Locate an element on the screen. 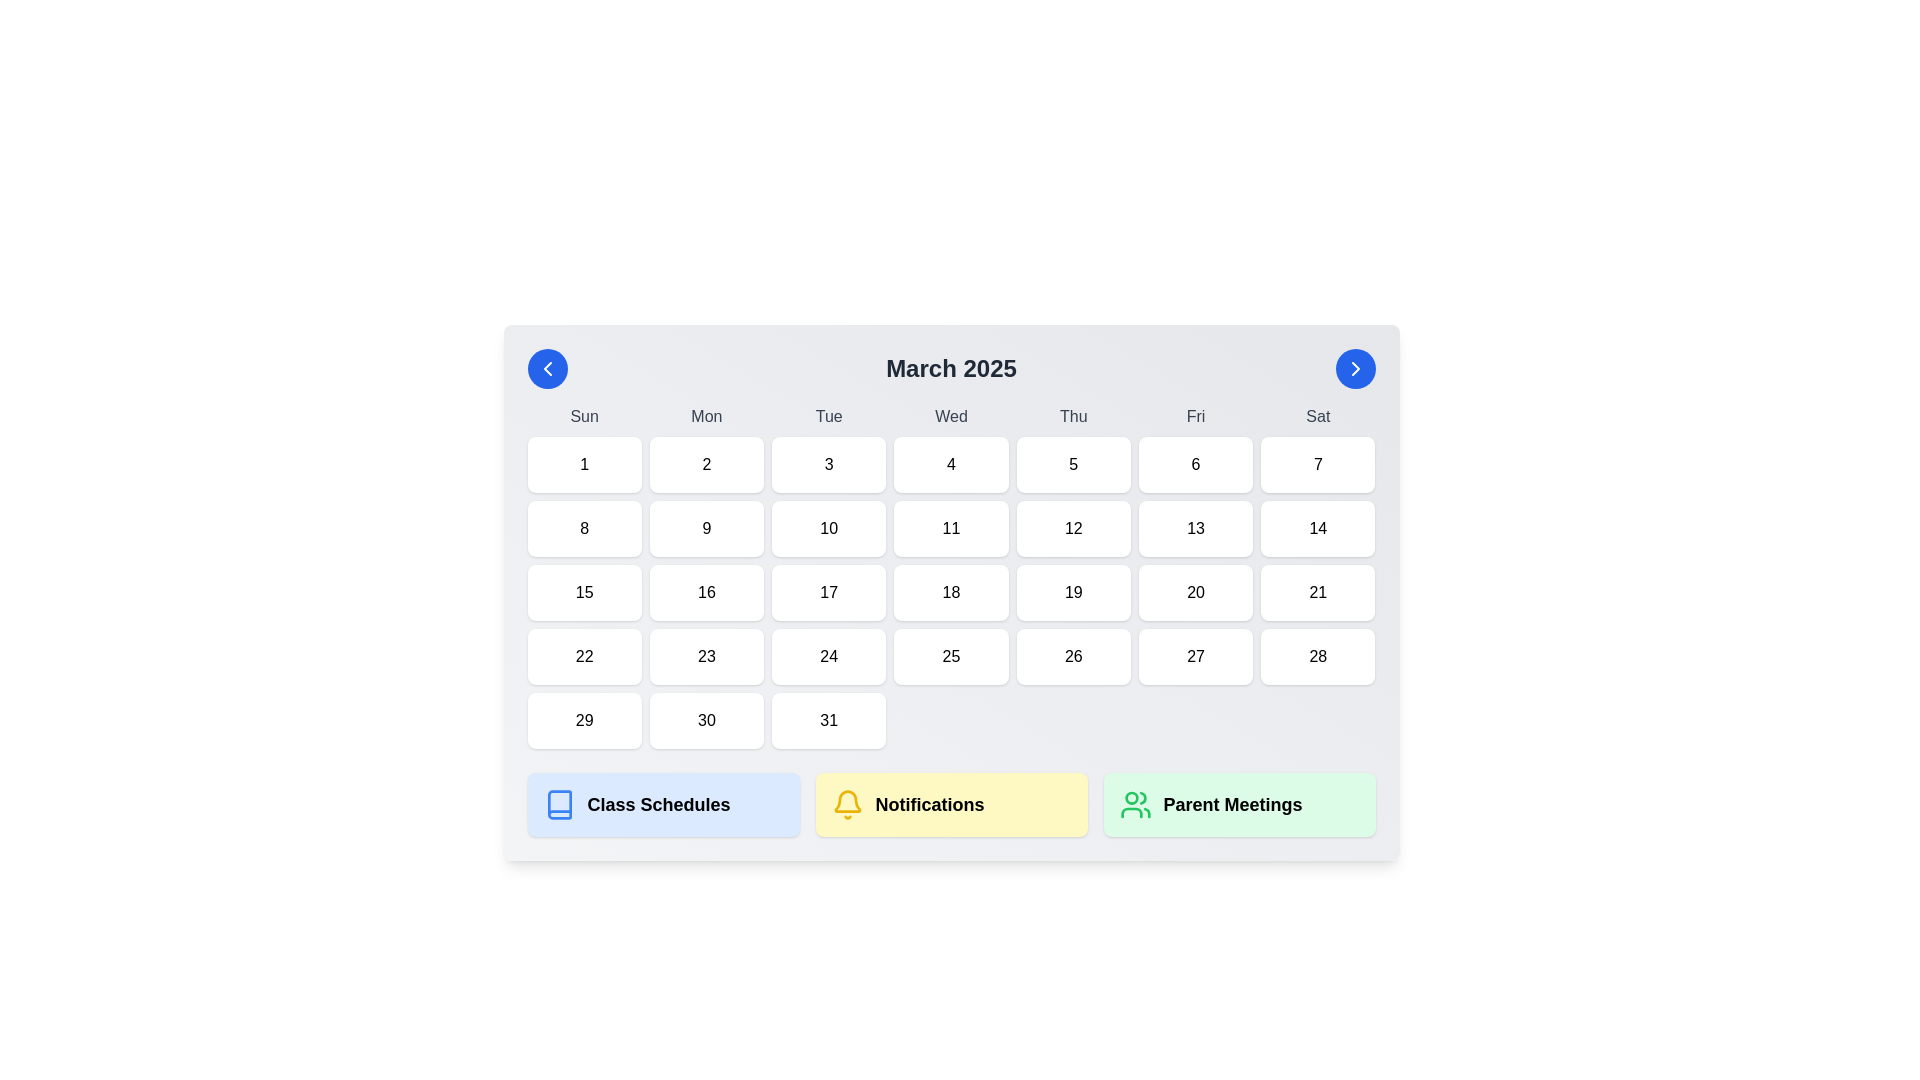  the text label 'Mon' which is styled in black with medium font weight, located in the grid of day names at the top of the calendar, specifically positioned between 'Sun' and 'Tue' is located at coordinates (706, 415).